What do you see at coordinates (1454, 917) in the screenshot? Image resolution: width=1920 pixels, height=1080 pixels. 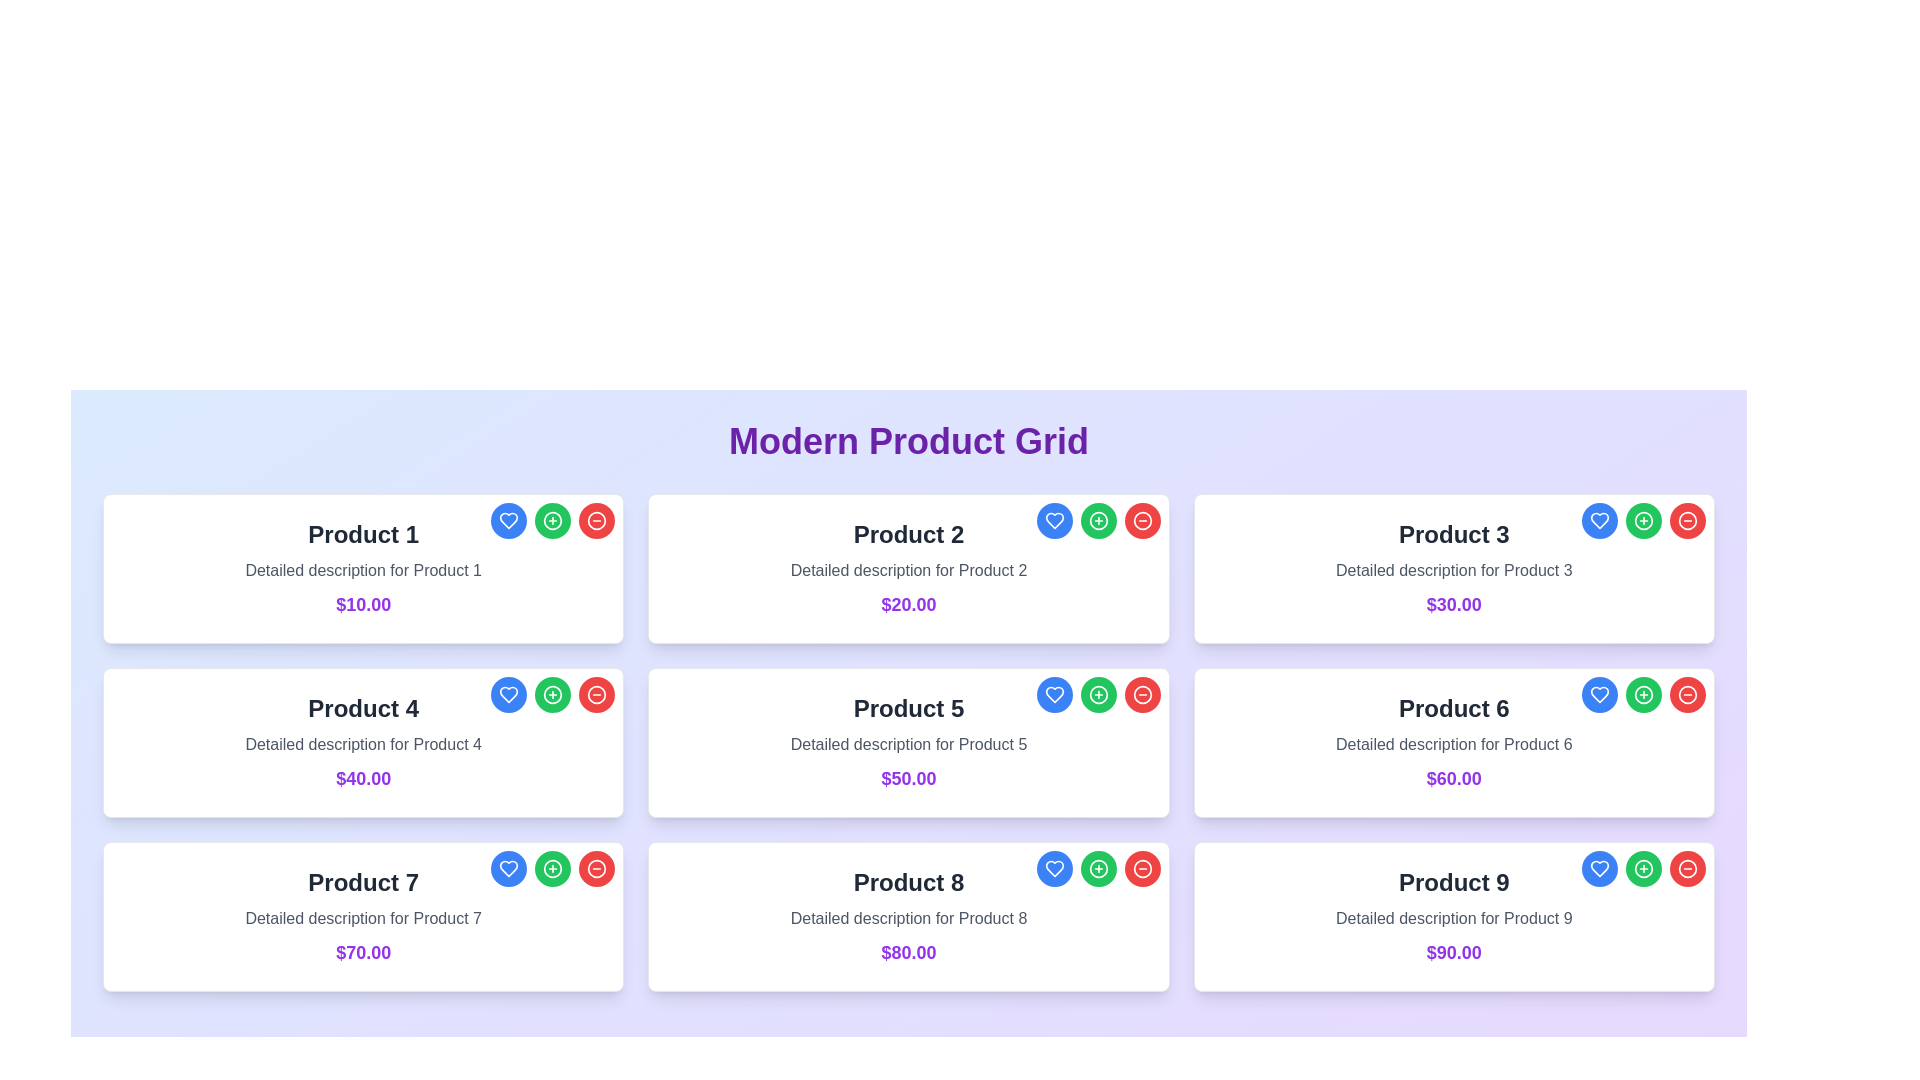 I see `the actionable buttons within the product information card located at the bottom-right corner of the 3x3 grid of product cards` at bounding box center [1454, 917].